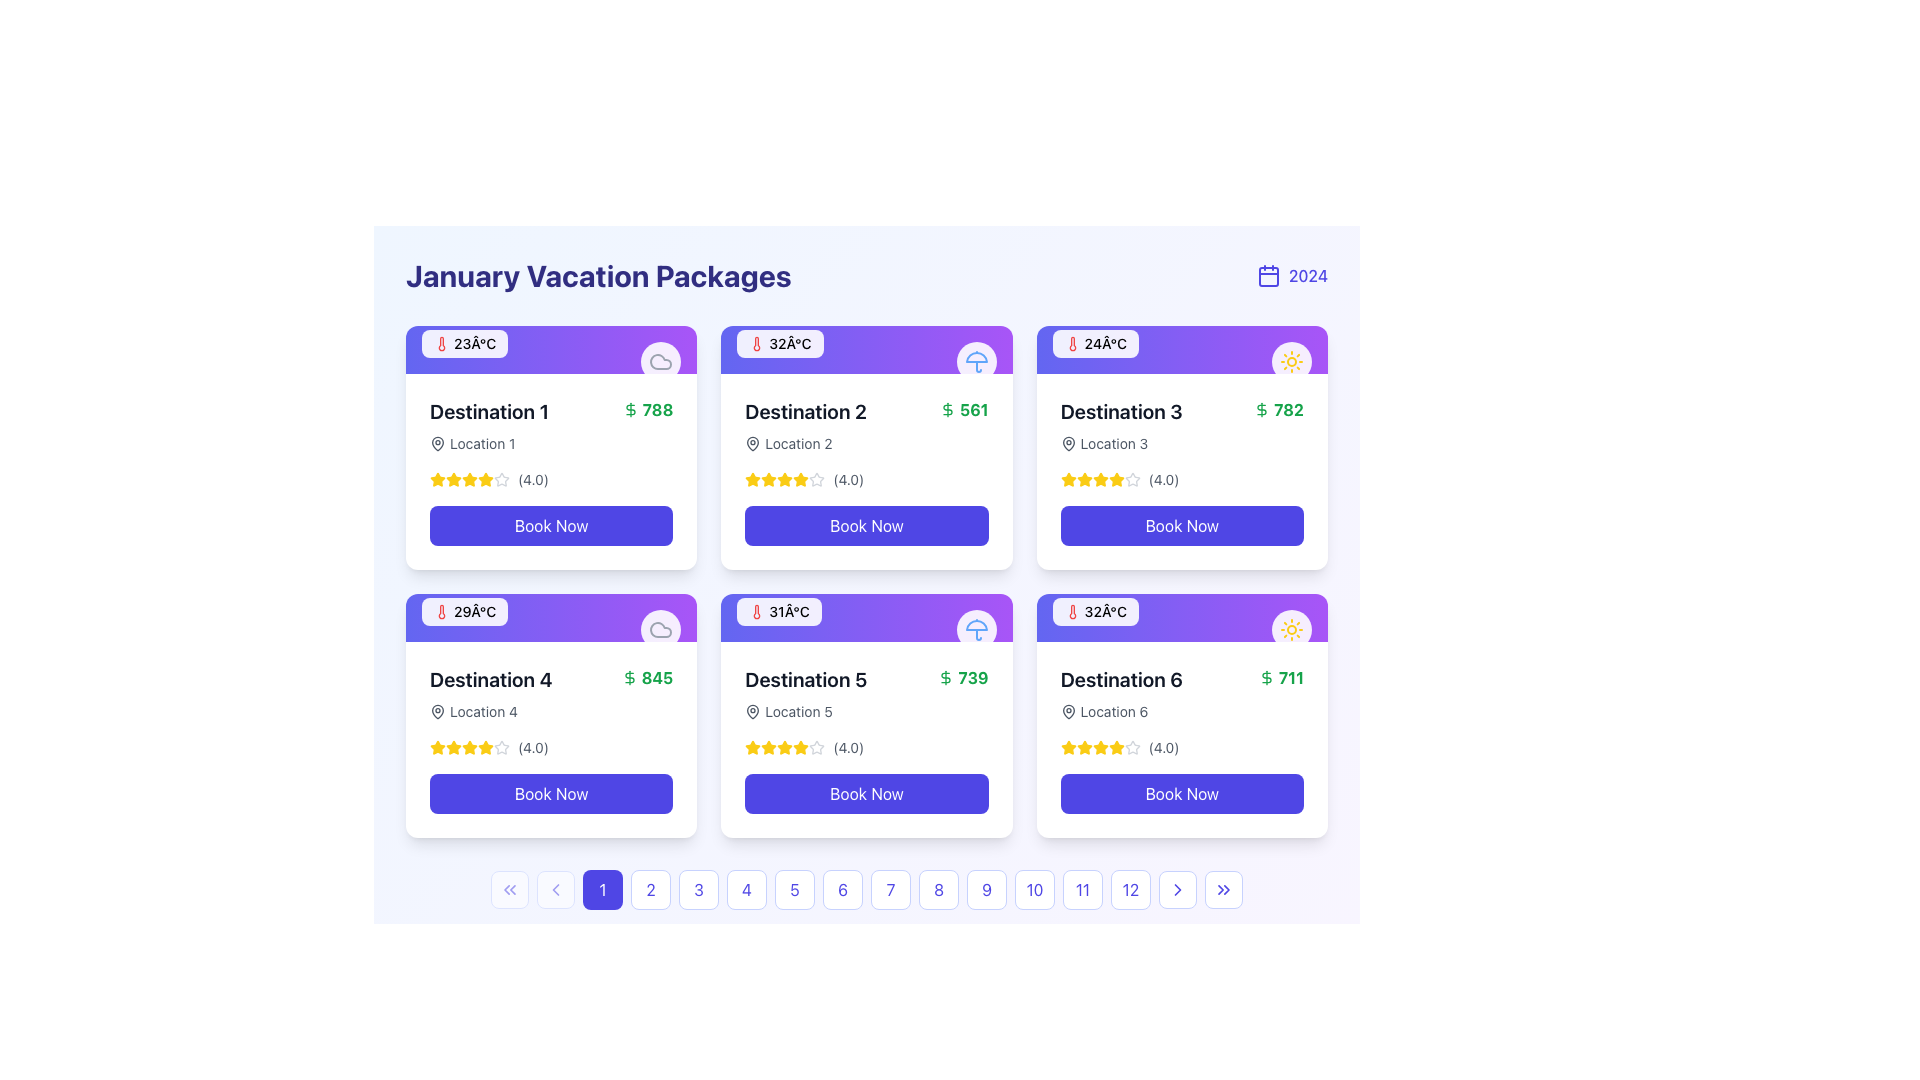  What do you see at coordinates (801, 479) in the screenshot?
I see `the second yellow star icon in the rating section beneath the 'Destination 2' card to gather rating information` at bounding box center [801, 479].